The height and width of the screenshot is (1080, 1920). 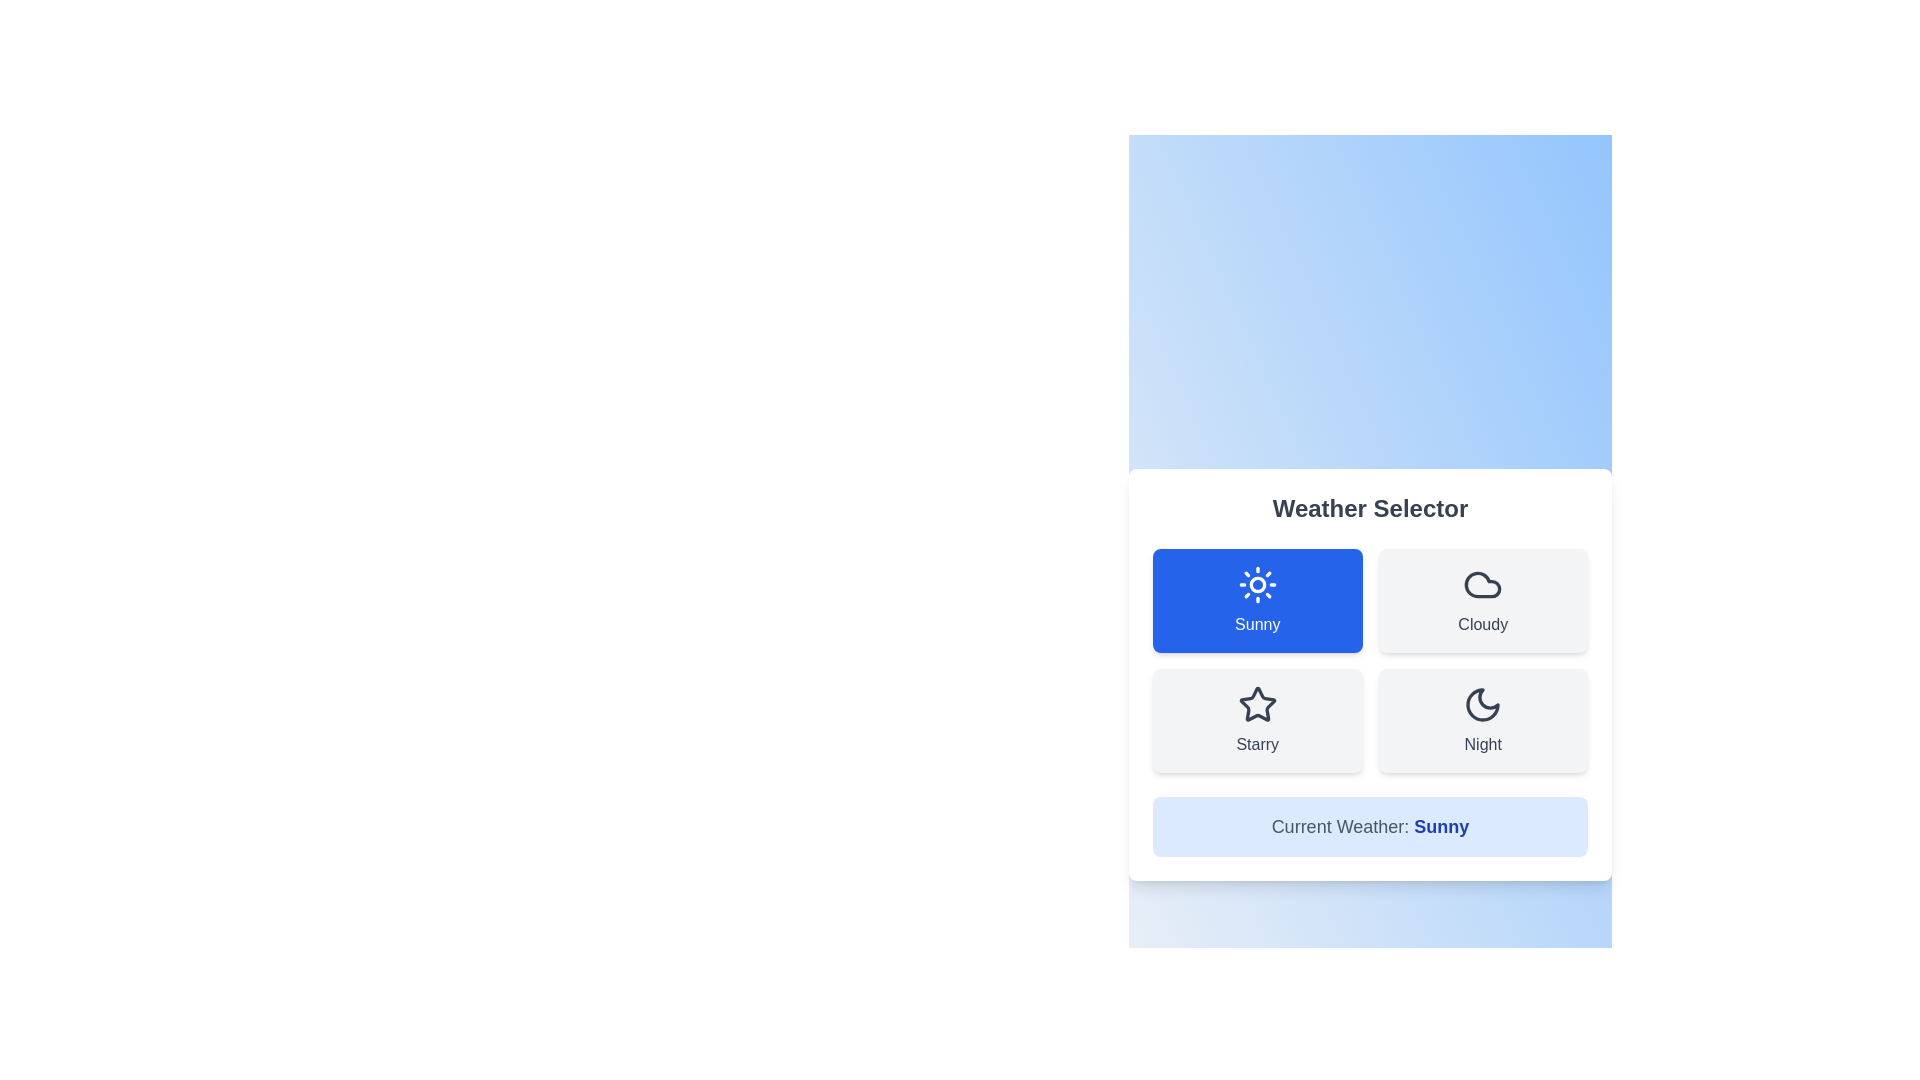 I want to click on the button labeled Starry to select it, so click(x=1256, y=721).